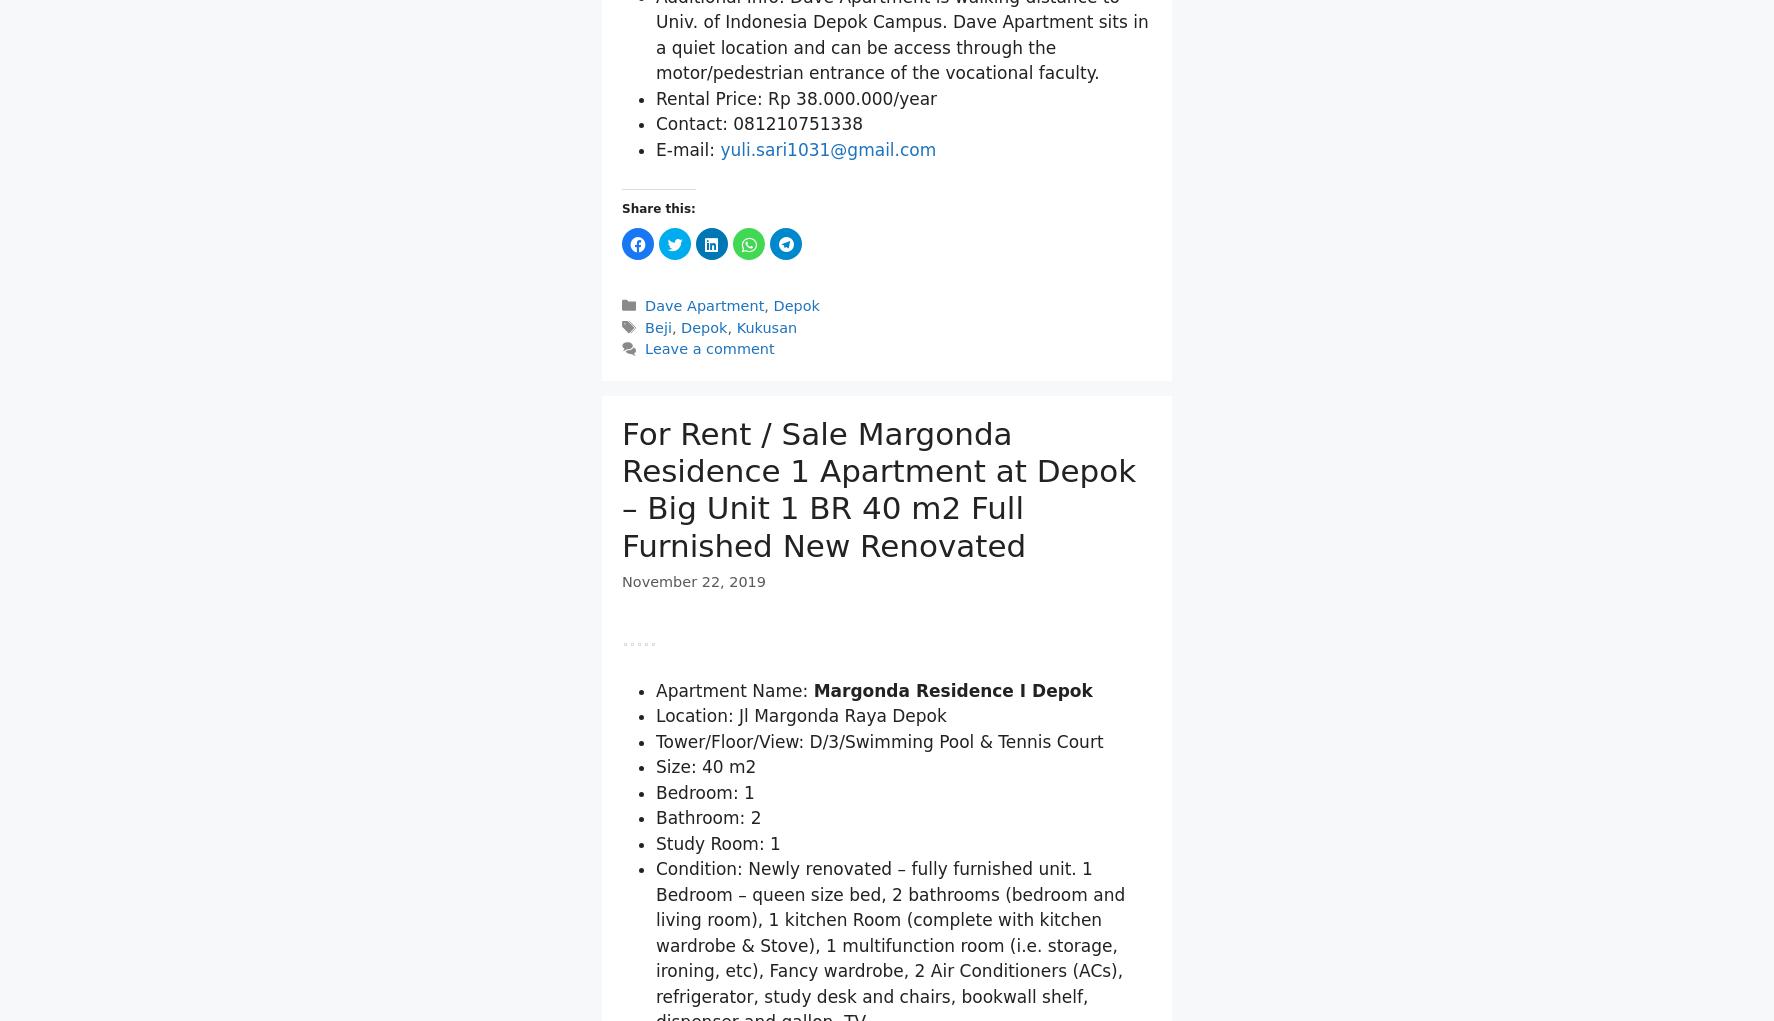  Describe the element at coordinates (765, 560) in the screenshot. I see `'Kukusan'` at that location.